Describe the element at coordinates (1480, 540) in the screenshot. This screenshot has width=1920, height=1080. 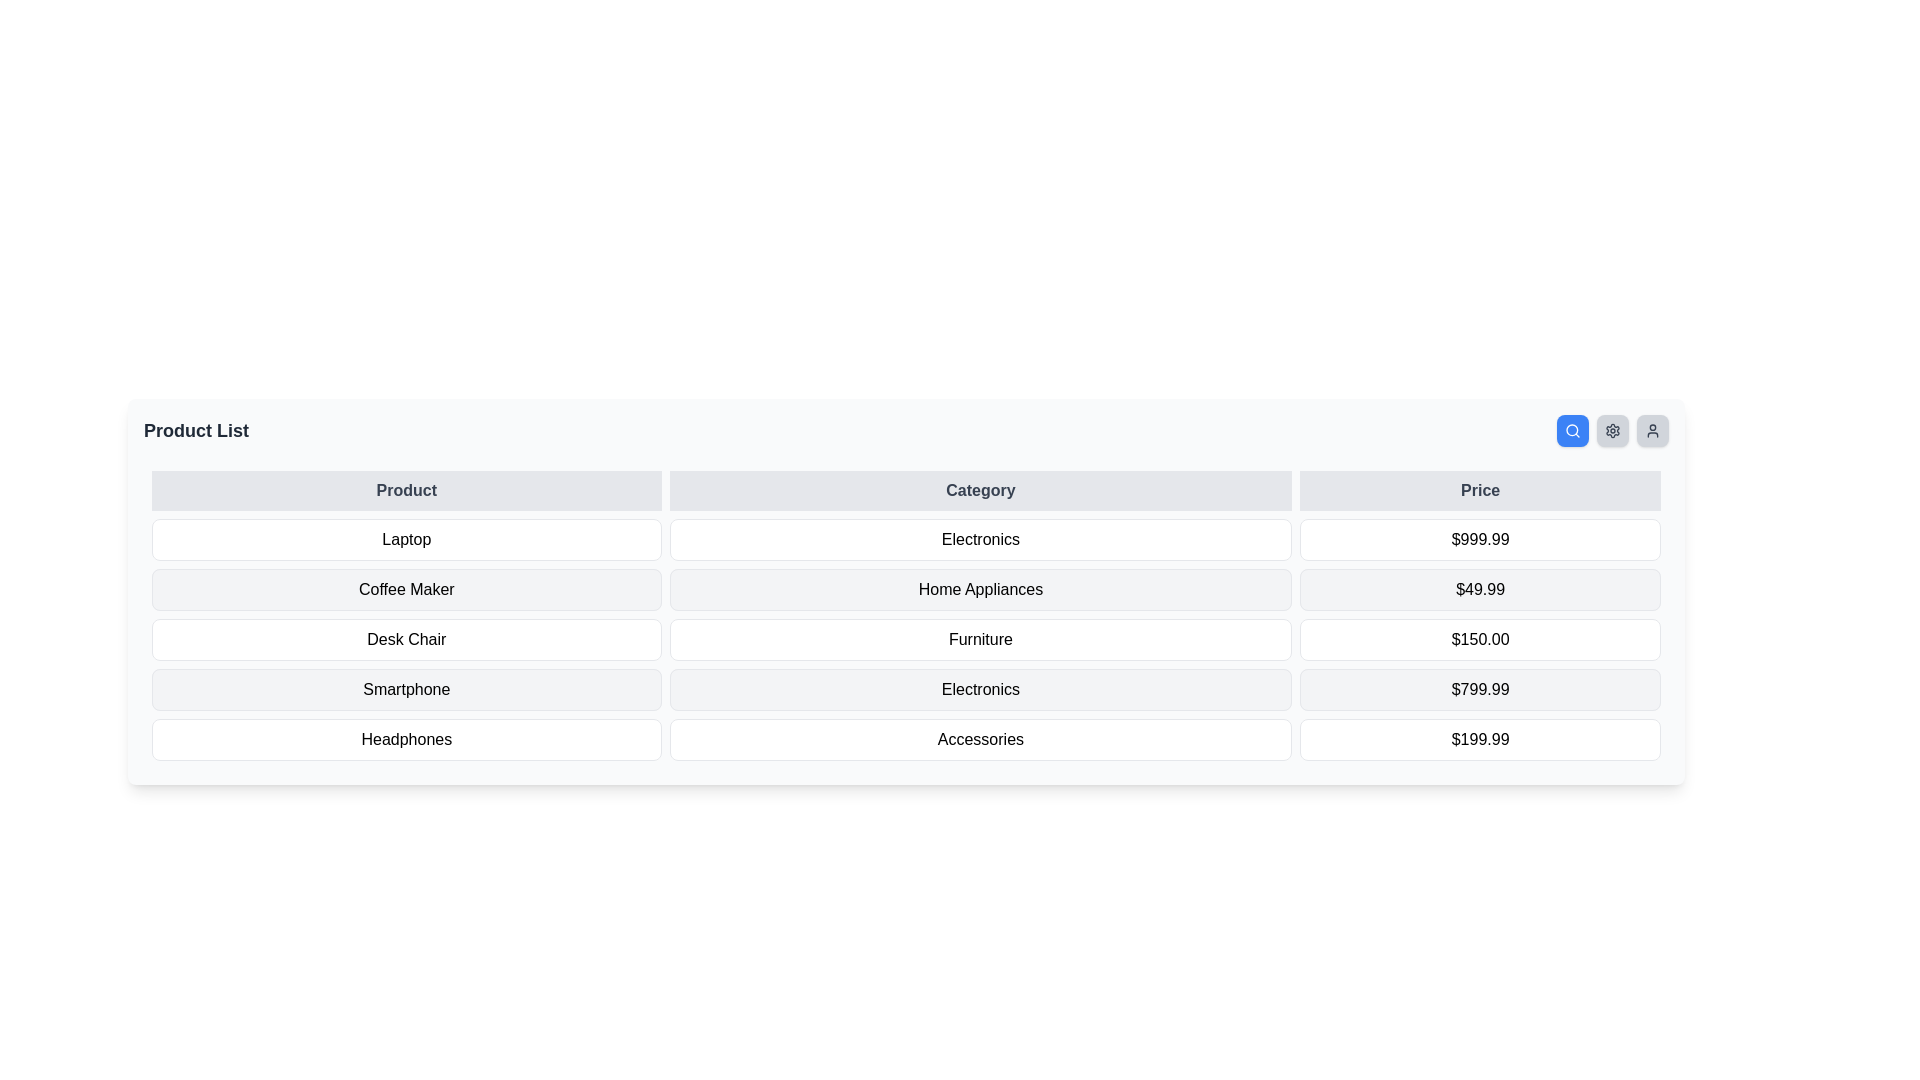
I see `the table cell displaying the price value ($999.99) for the Laptop product by moving the cursor to its center point` at that location.